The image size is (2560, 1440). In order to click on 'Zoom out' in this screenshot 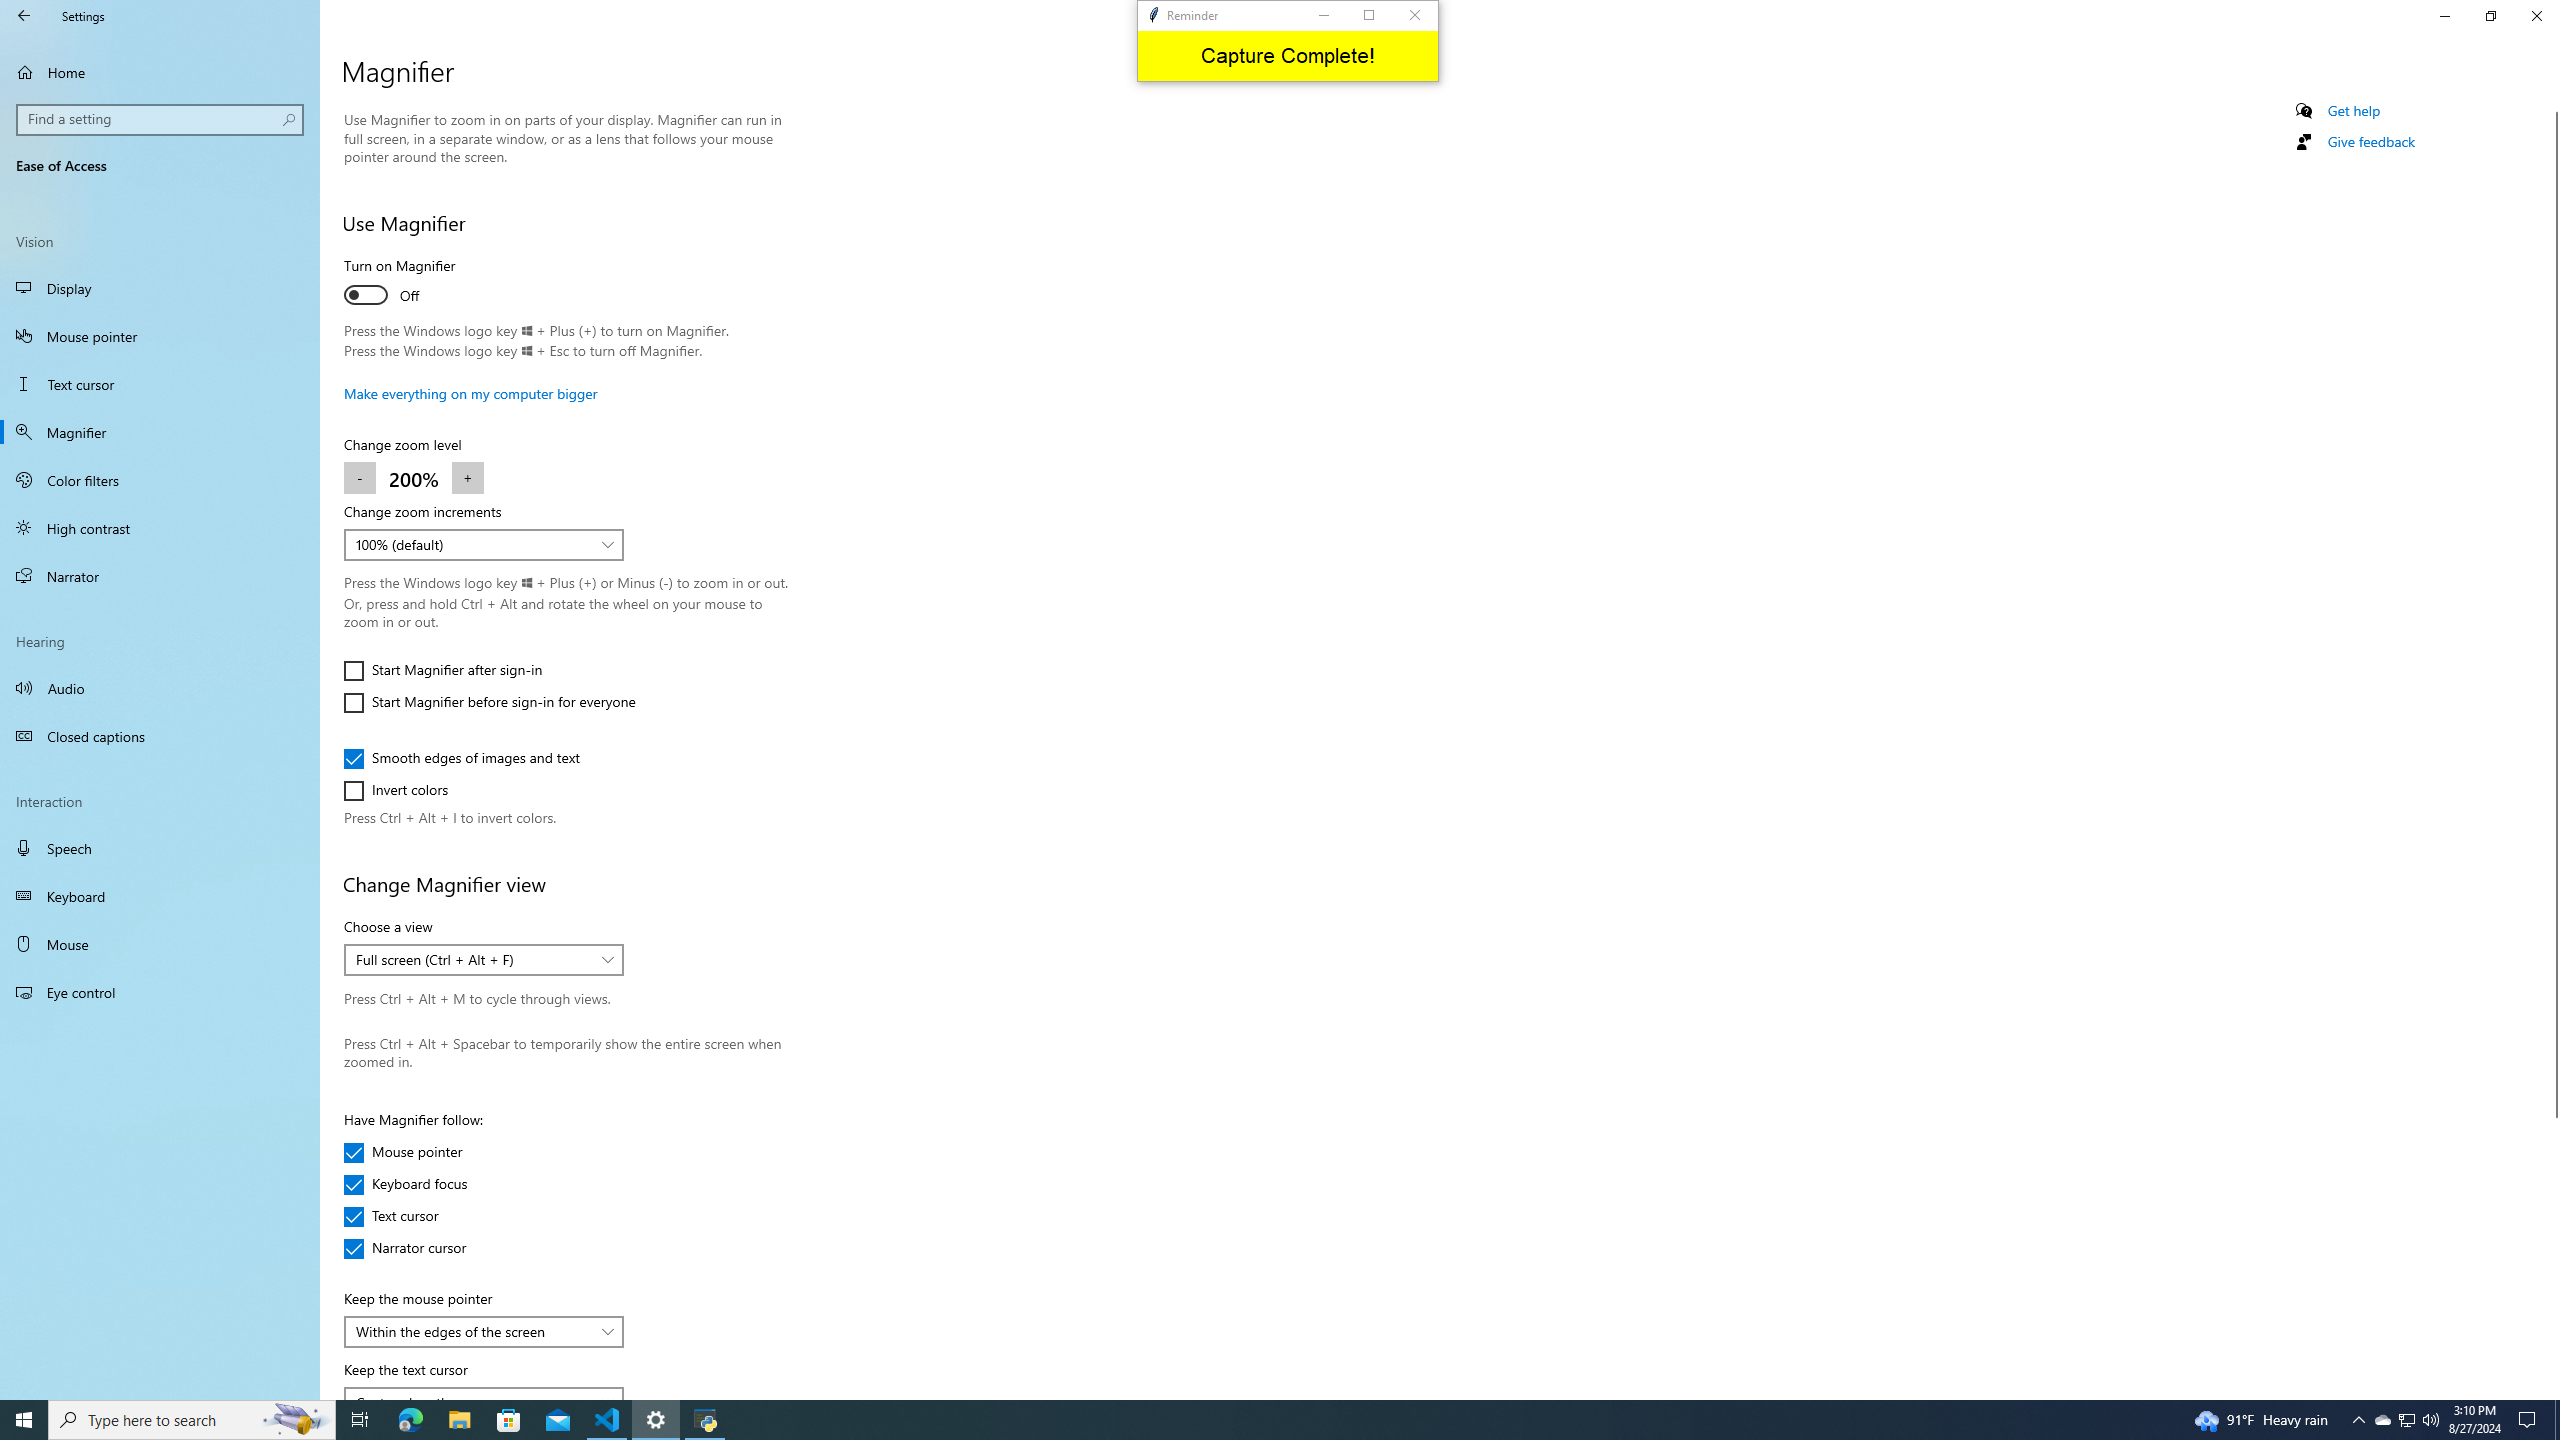, I will do `click(358, 478)`.